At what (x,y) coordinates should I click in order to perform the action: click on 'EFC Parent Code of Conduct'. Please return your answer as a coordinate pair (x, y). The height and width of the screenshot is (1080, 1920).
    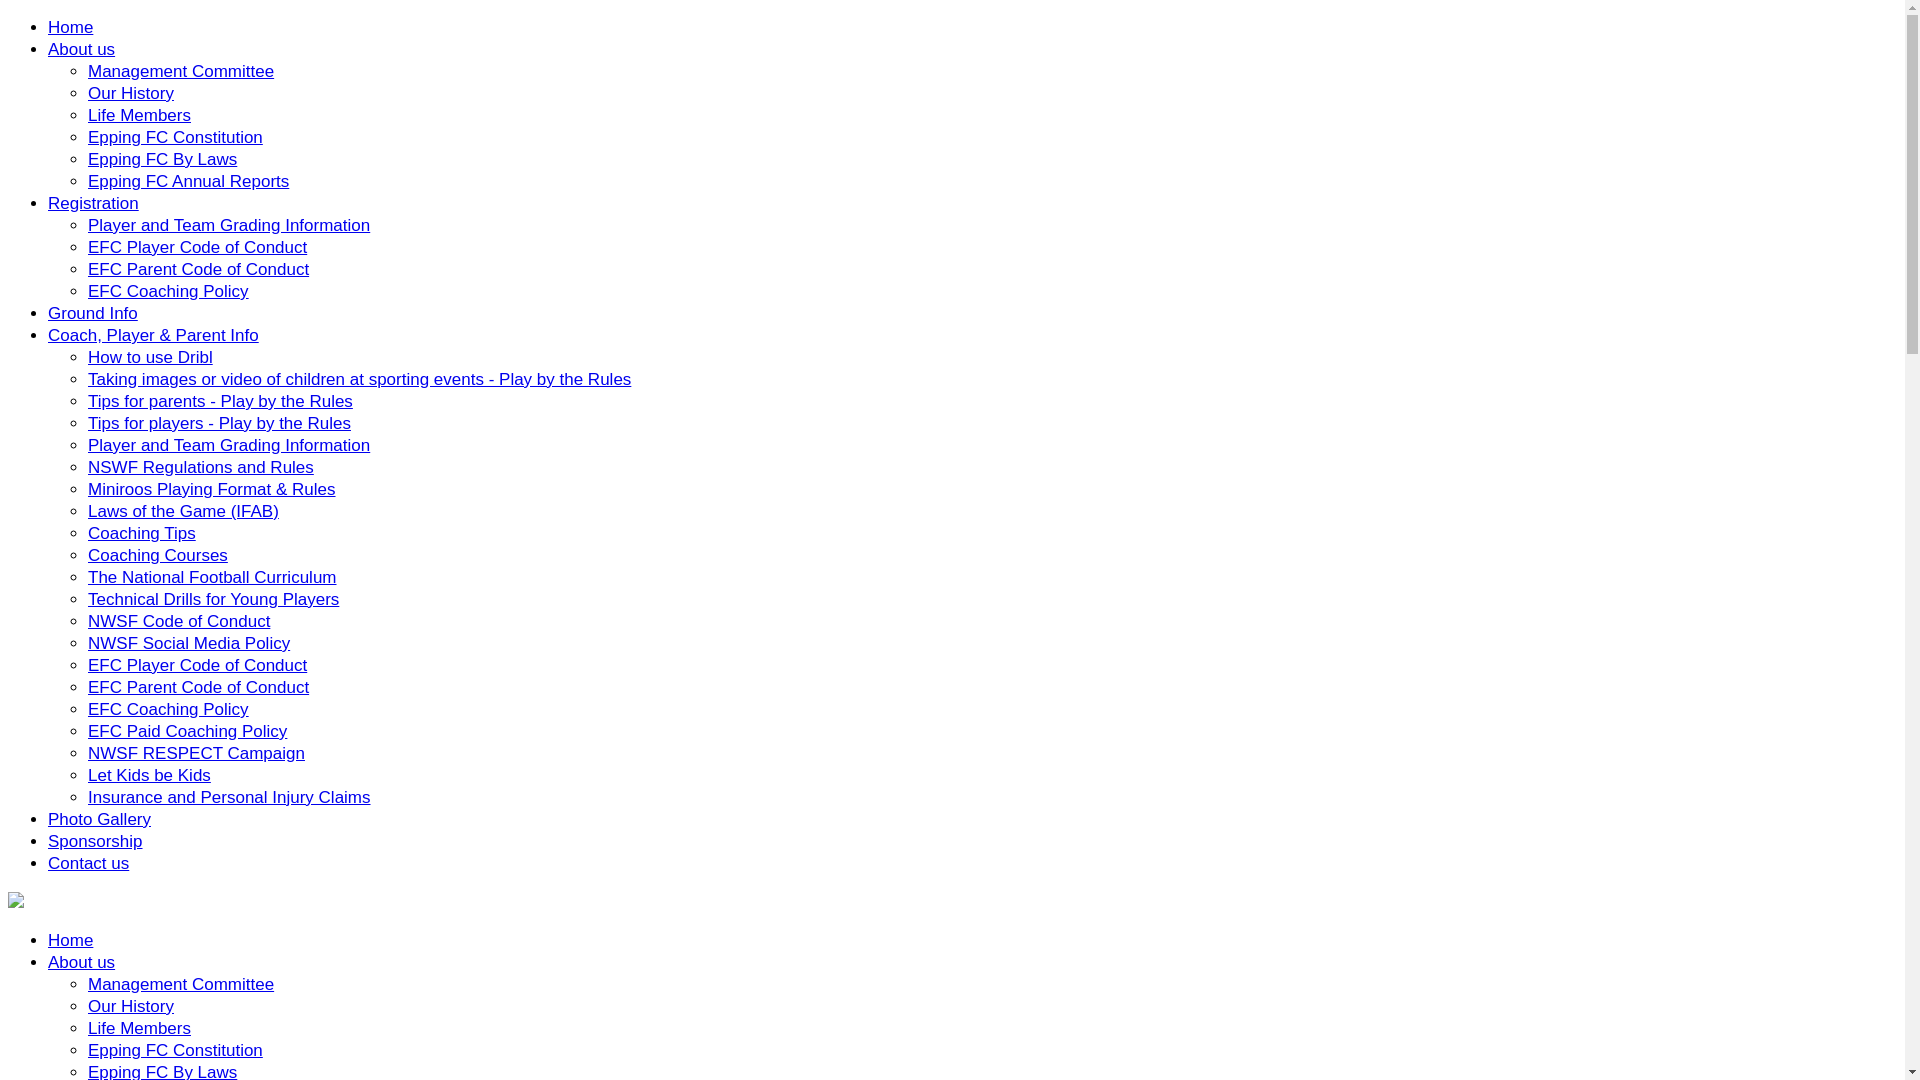
    Looking at the image, I should click on (198, 686).